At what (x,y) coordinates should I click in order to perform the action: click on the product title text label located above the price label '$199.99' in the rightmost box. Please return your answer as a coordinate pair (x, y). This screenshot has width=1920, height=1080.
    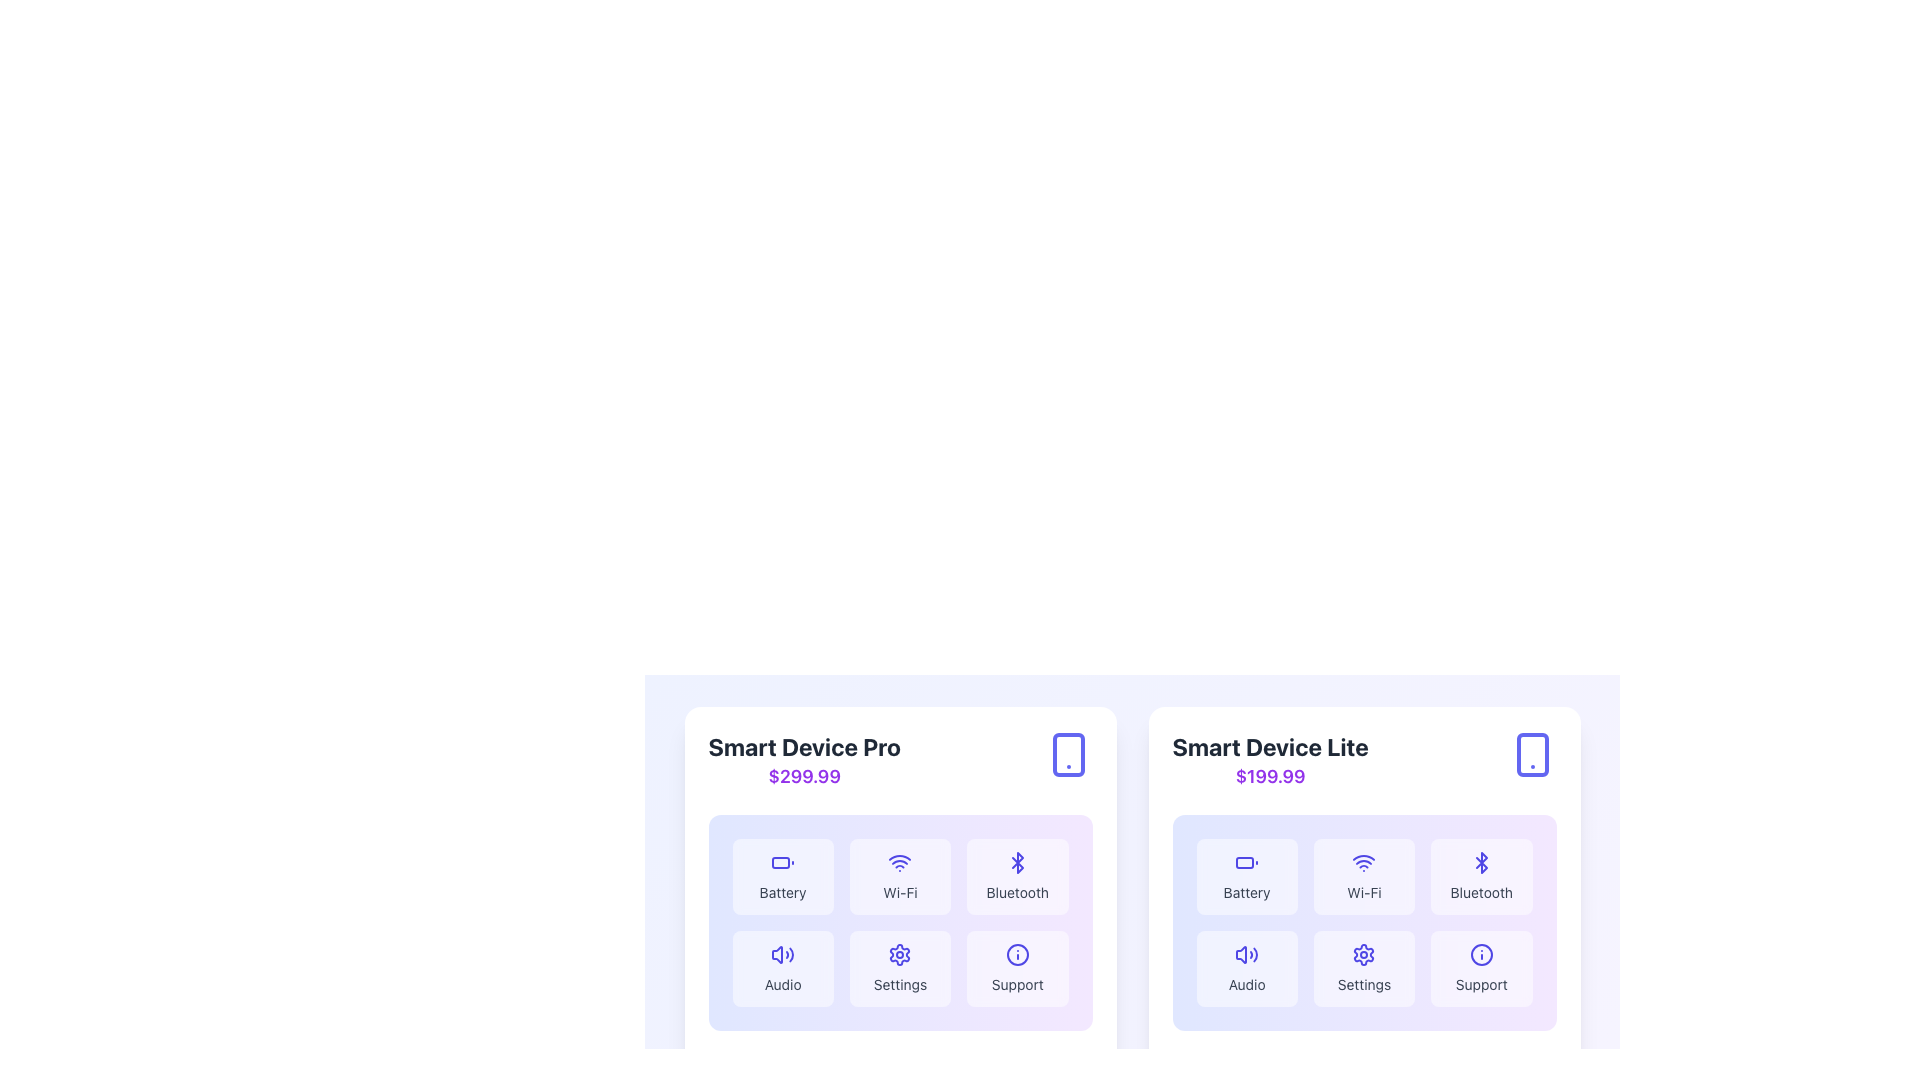
    Looking at the image, I should click on (1269, 747).